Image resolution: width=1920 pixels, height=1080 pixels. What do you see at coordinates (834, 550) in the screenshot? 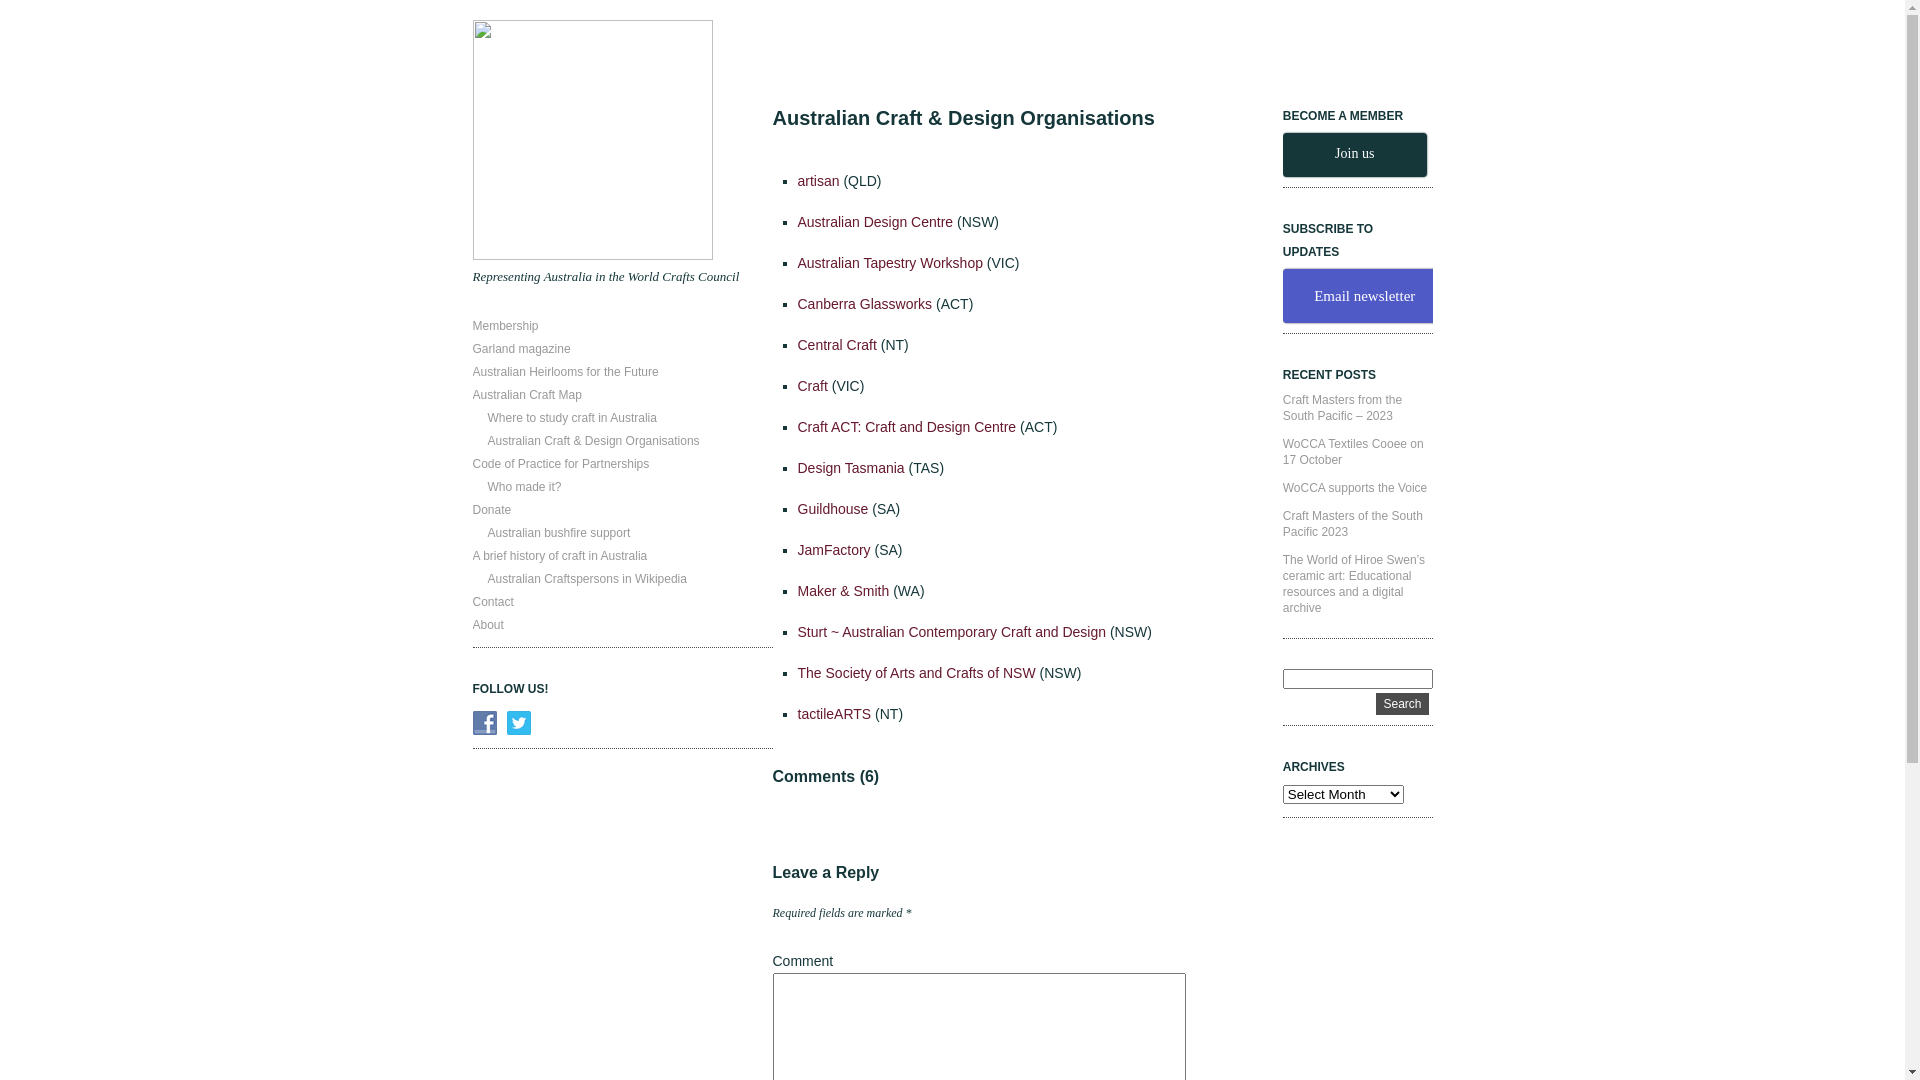
I see `'JamFactory'` at bounding box center [834, 550].